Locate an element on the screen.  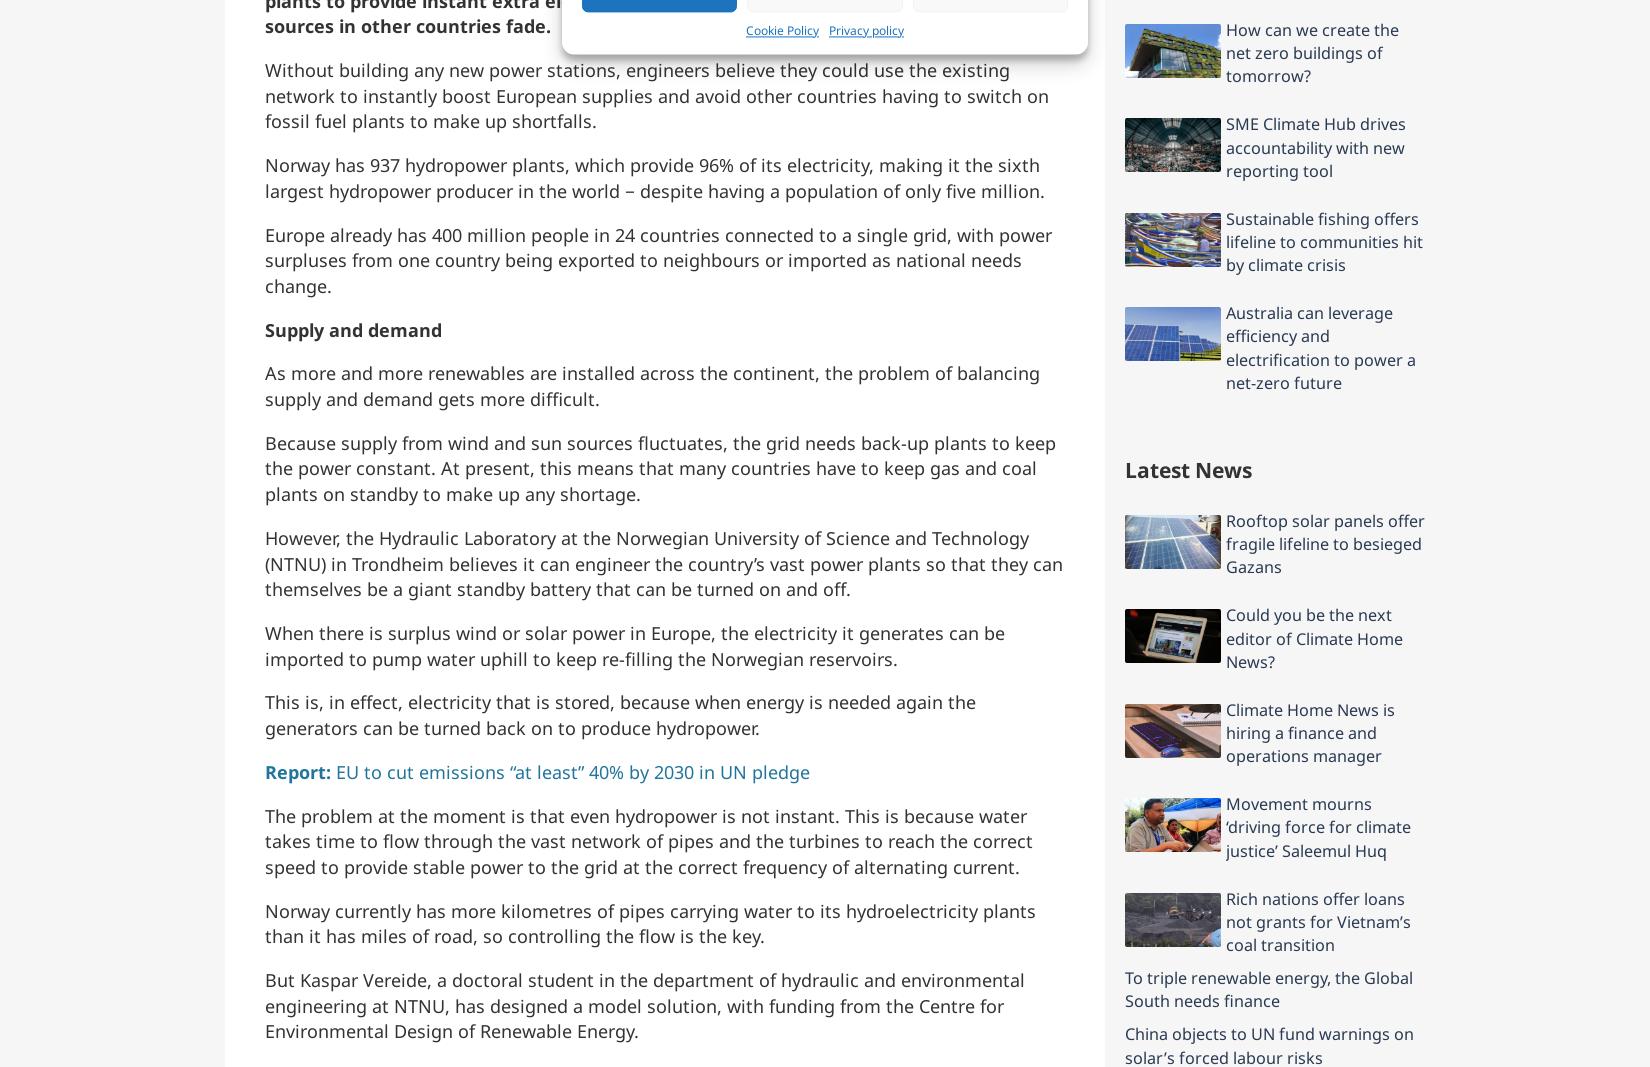
'To triple renewable energy, the Global South needs finance' is located at coordinates (1268, 989).